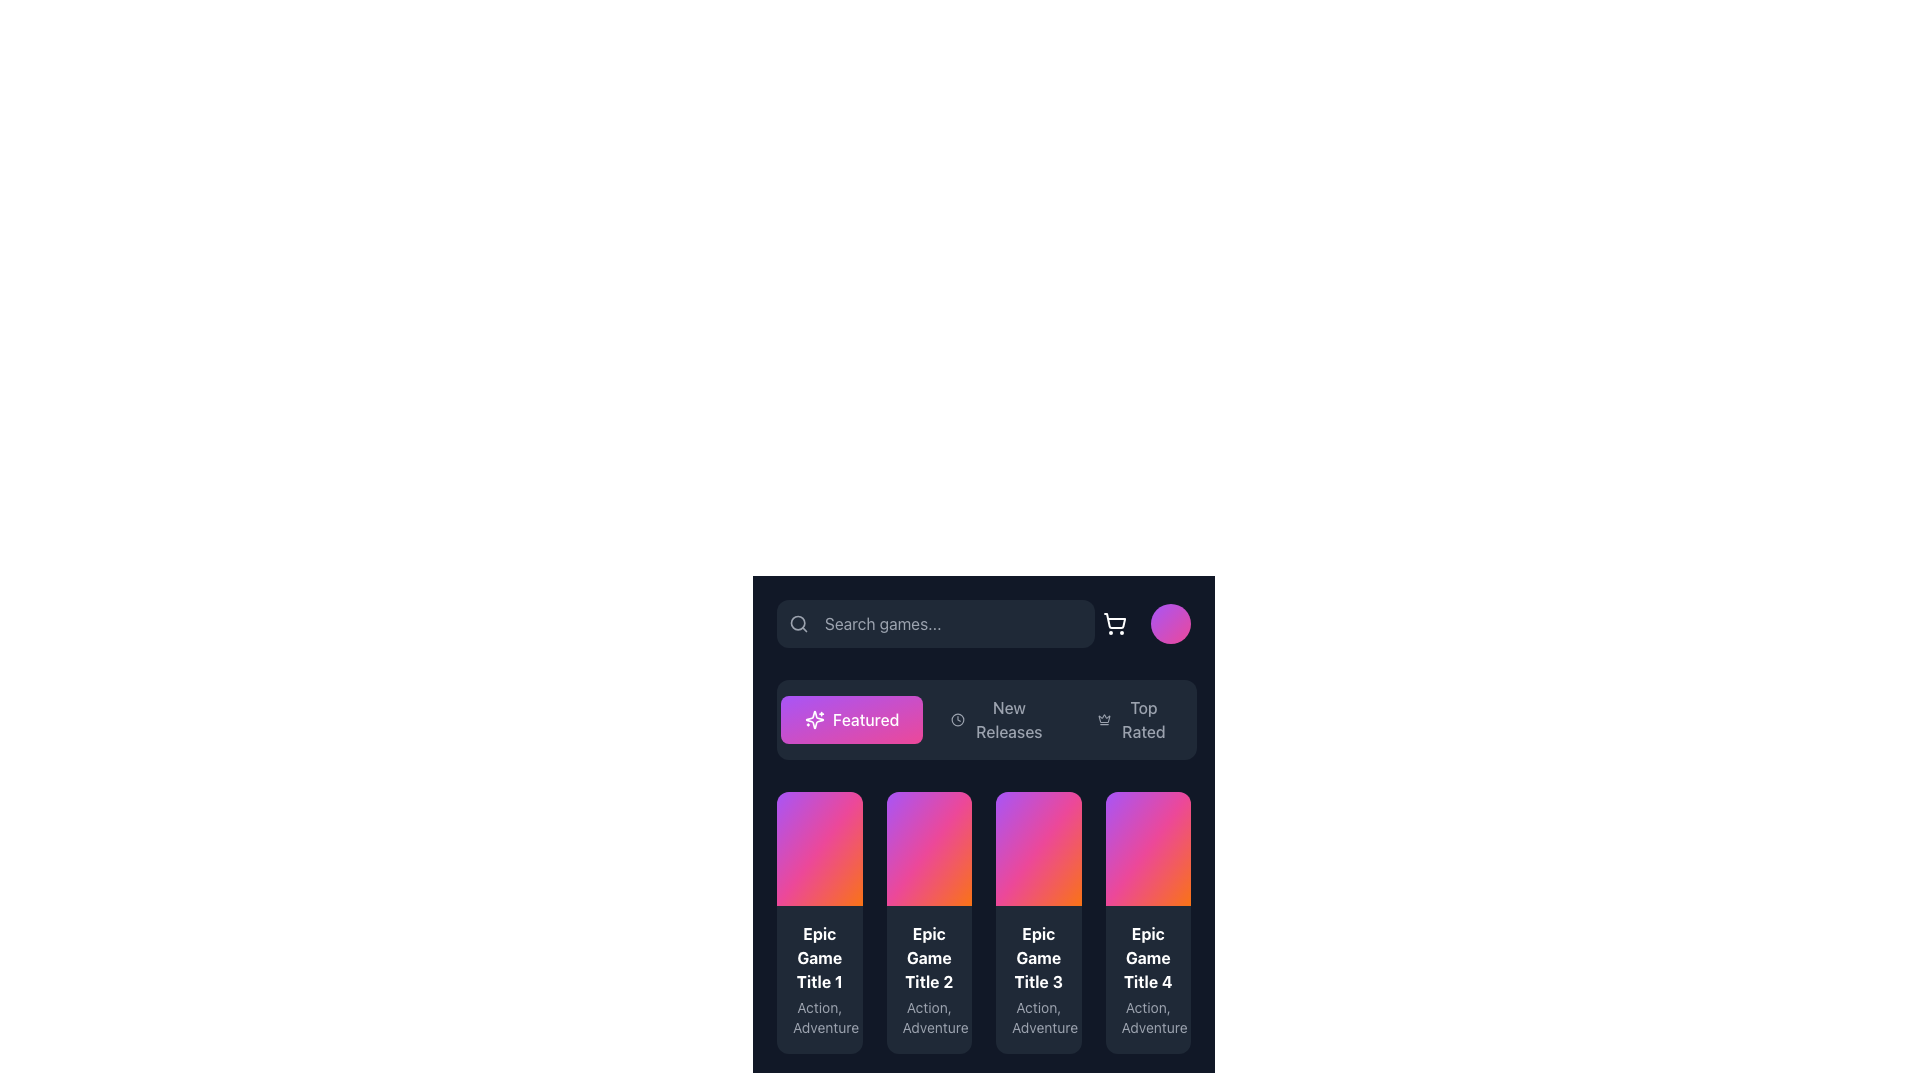 The width and height of the screenshot is (1920, 1080). I want to click on the informative text block that provides information about the game, including its title and genre, so click(819, 978).